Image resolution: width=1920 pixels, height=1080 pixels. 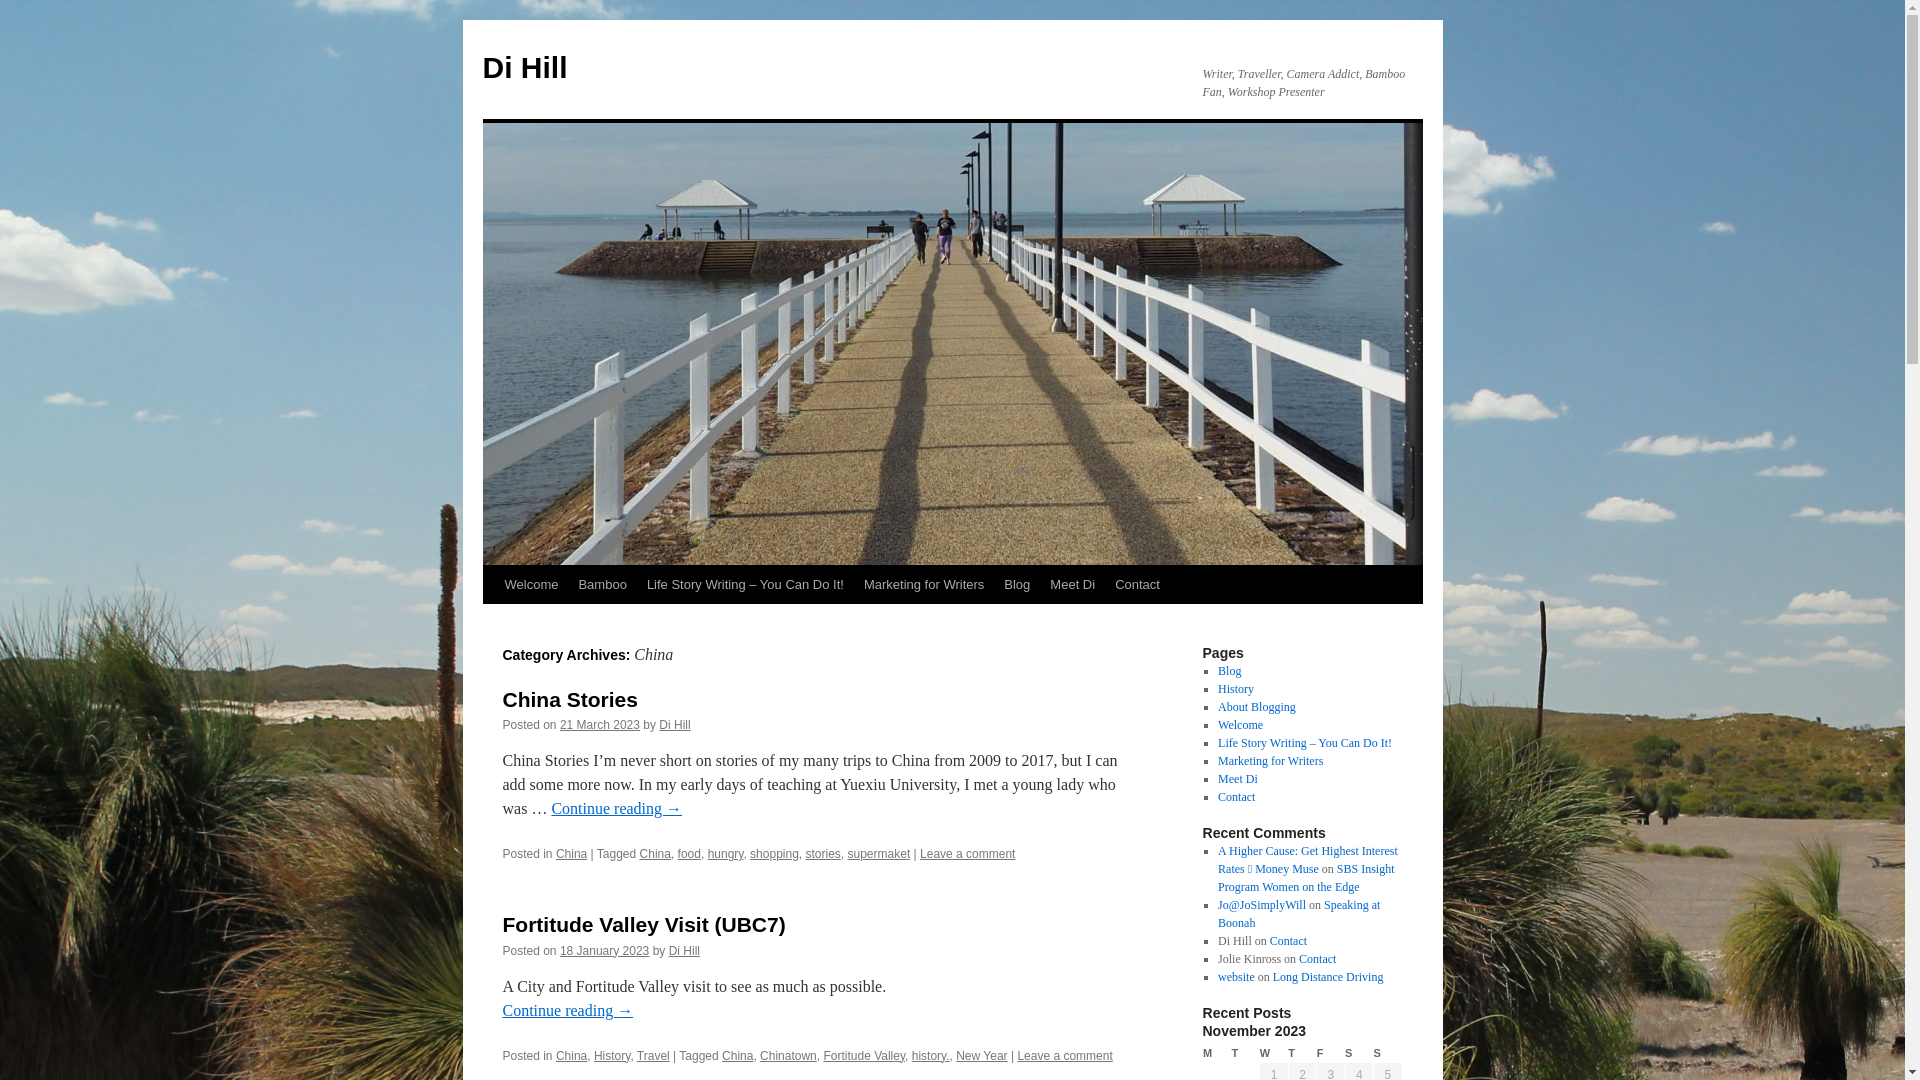 I want to click on 'History', so click(x=610, y=1055).